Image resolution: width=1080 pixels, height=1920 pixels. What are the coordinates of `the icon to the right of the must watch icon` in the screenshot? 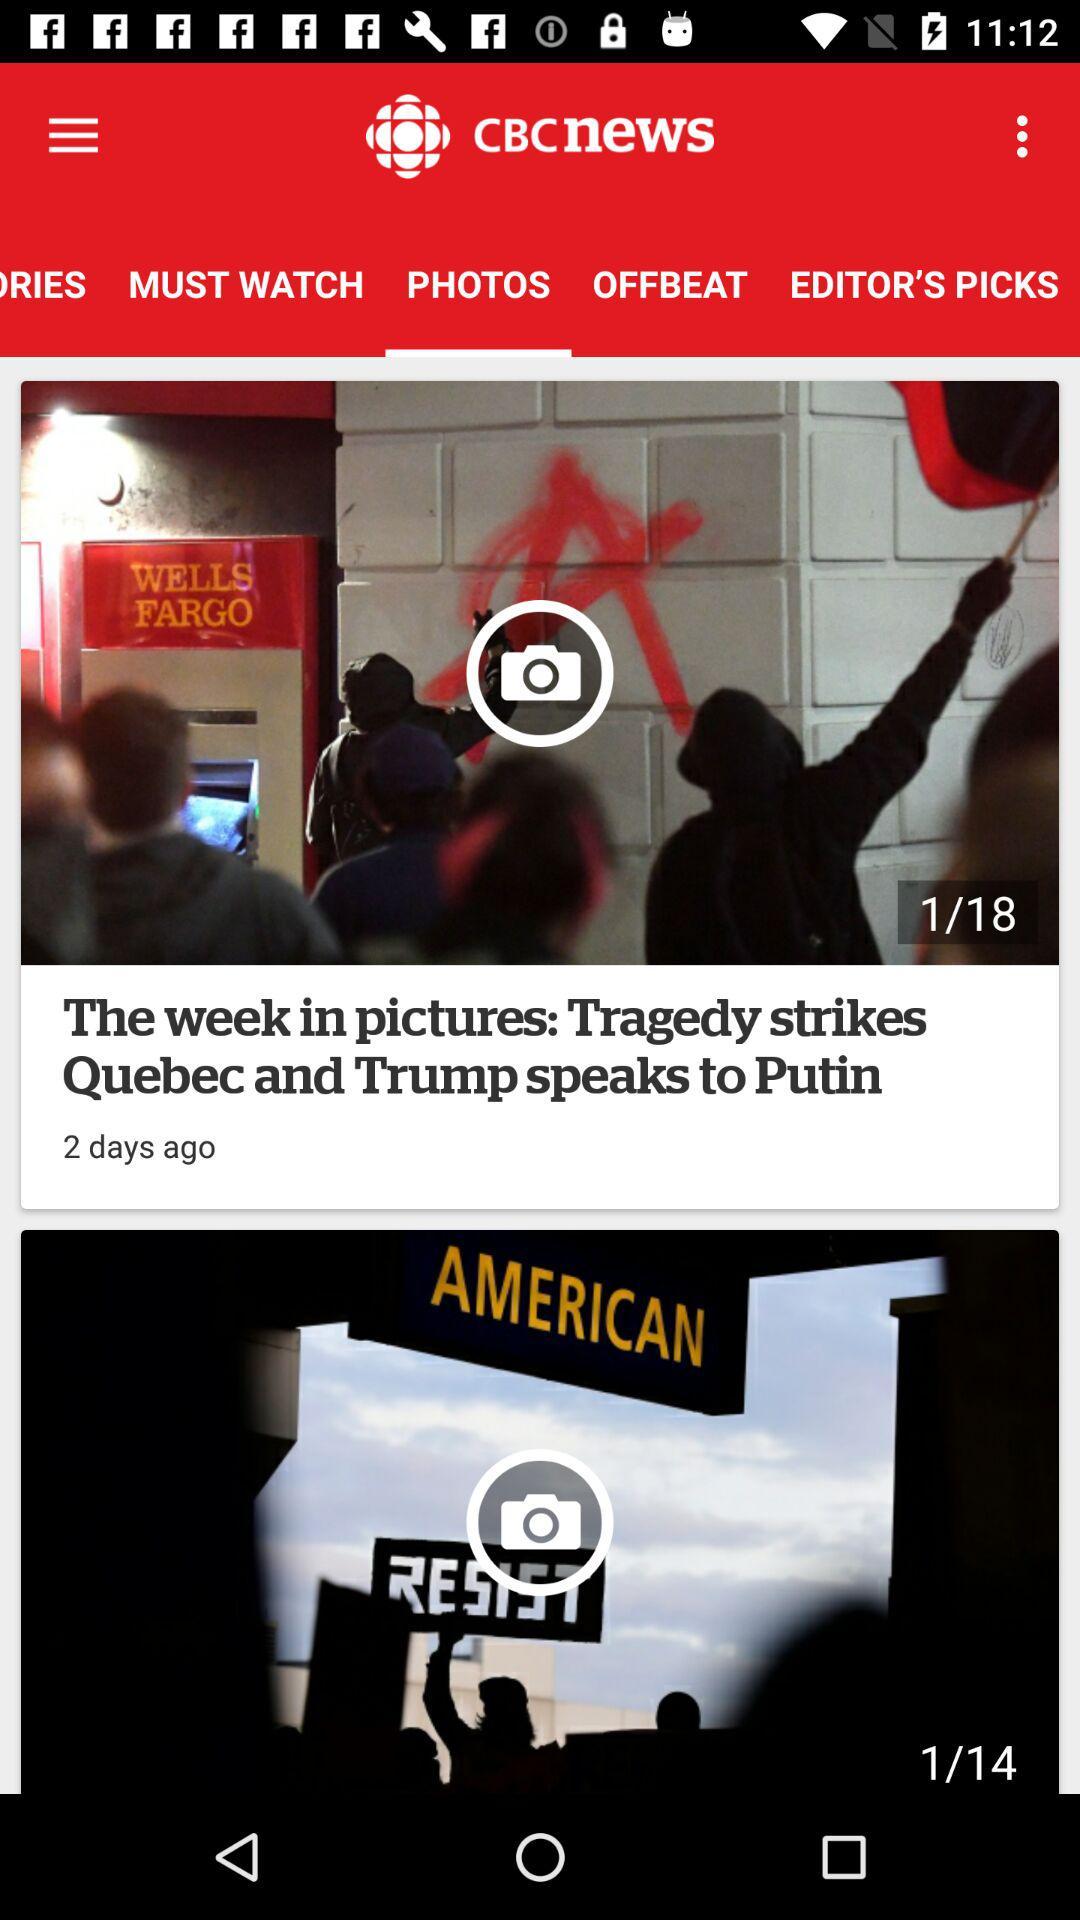 It's located at (478, 282).